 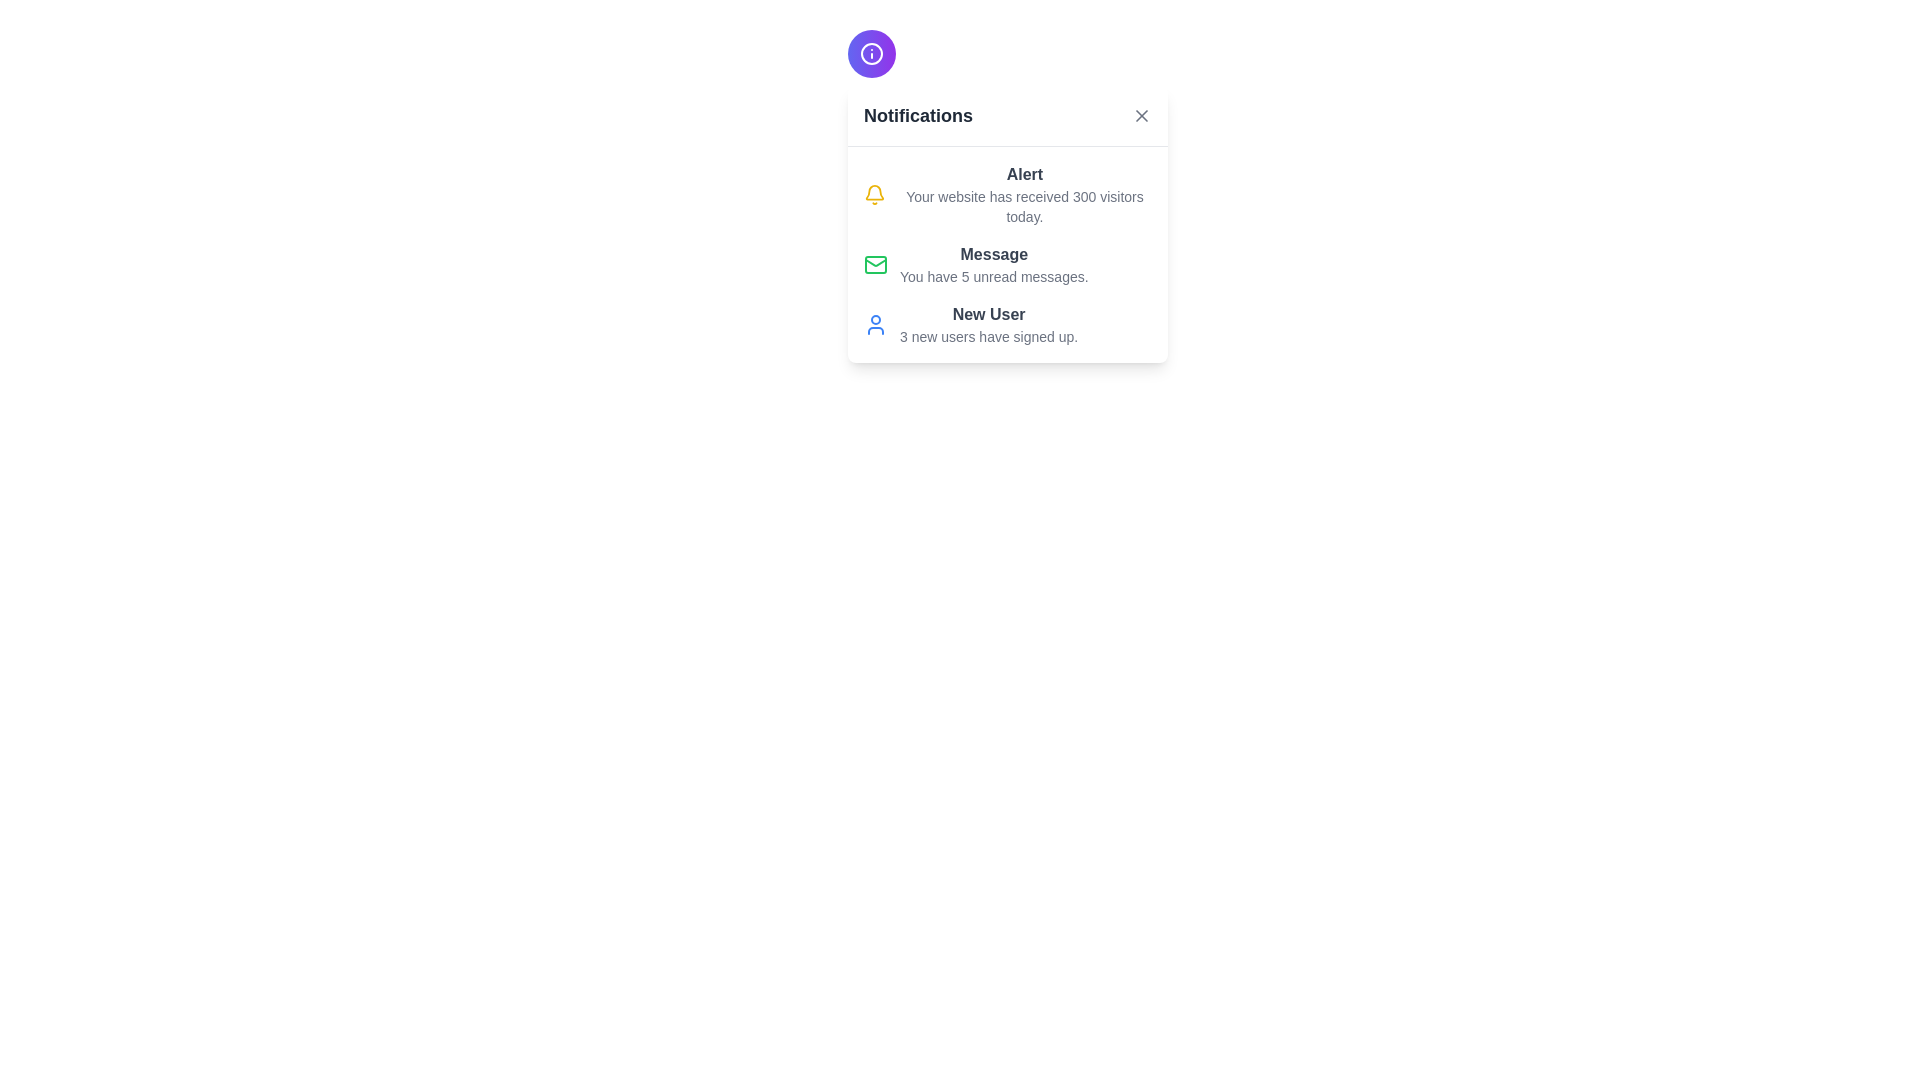 What do you see at coordinates (1008, 195) in the screenshot?
I see `notification displaying the message about 300 visitors today, which is the first notification in the 'Notifications' dialog box, characterized by a yellow bell icon and the heading 'Alert'` at bounding box center [1008, 195].